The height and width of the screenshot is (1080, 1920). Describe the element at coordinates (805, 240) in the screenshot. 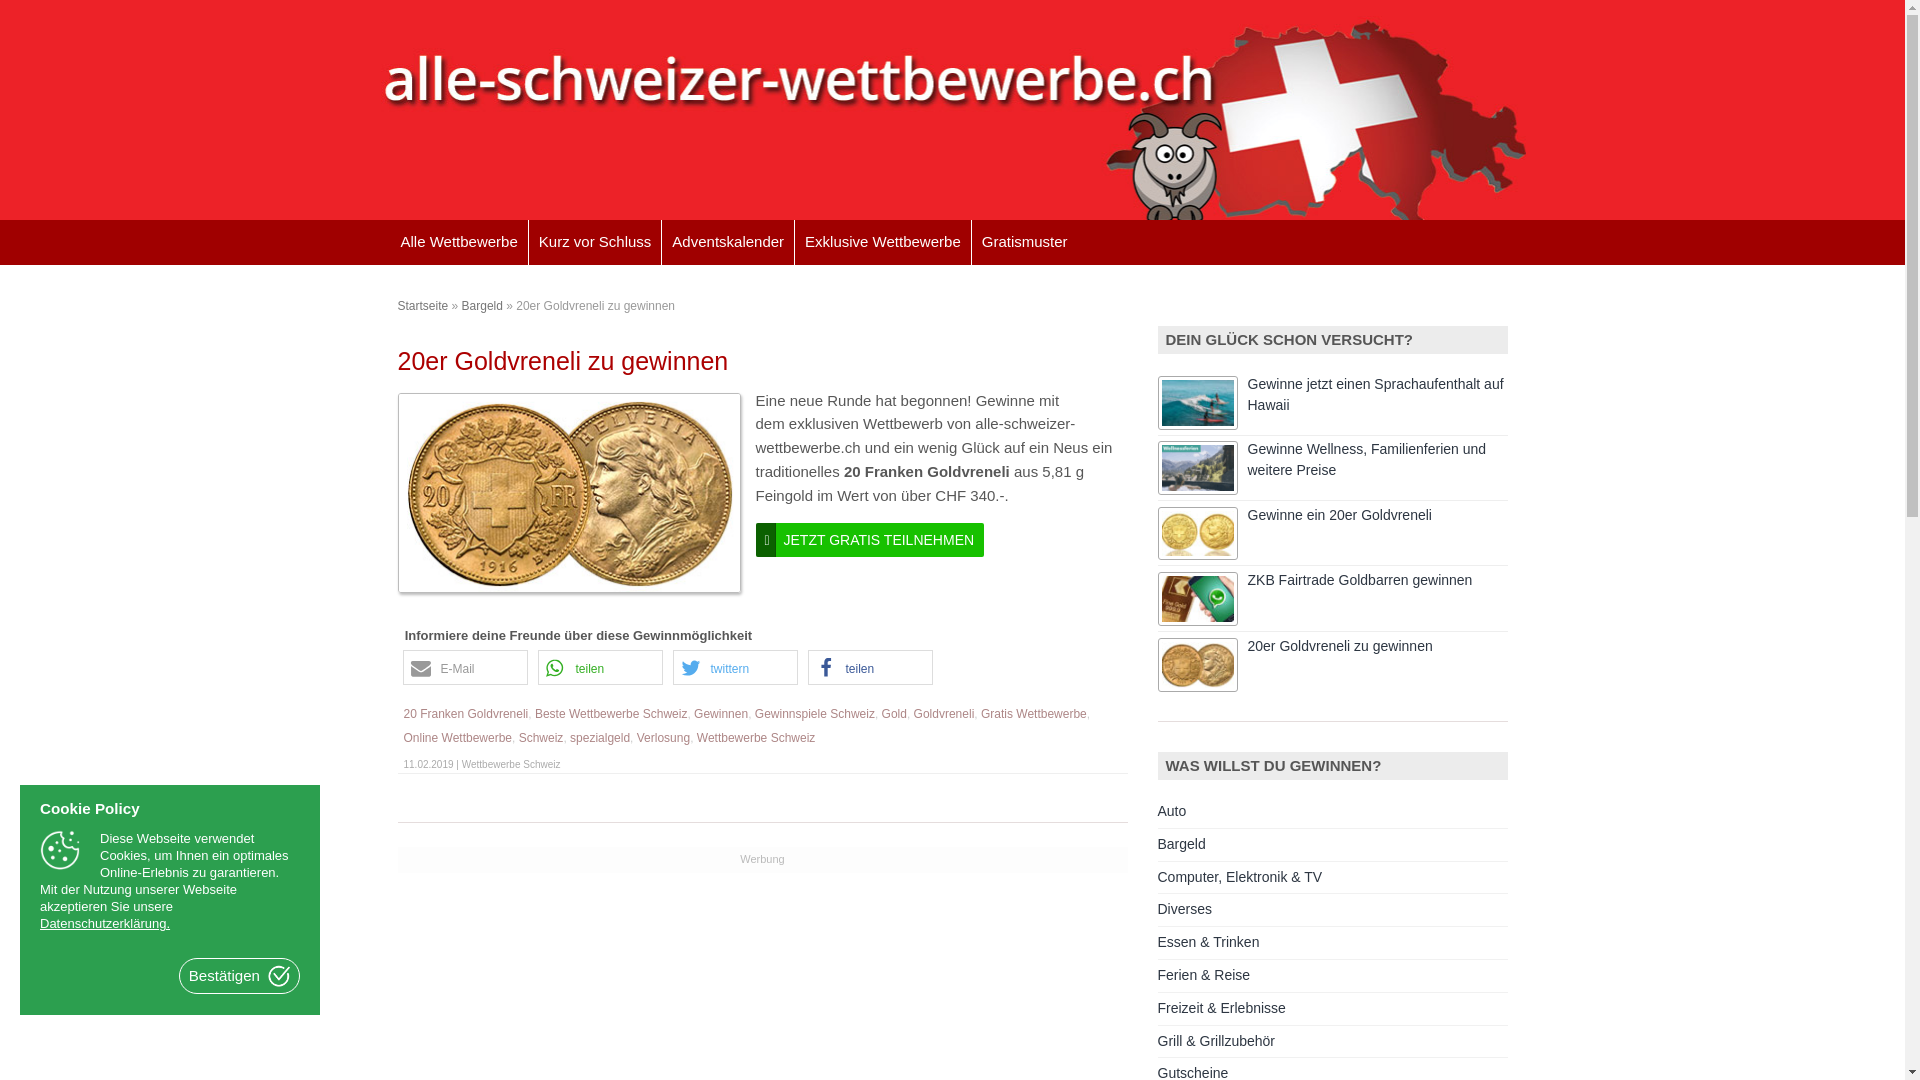

I see `'Exklusive Wettbewerbe'` at that location.